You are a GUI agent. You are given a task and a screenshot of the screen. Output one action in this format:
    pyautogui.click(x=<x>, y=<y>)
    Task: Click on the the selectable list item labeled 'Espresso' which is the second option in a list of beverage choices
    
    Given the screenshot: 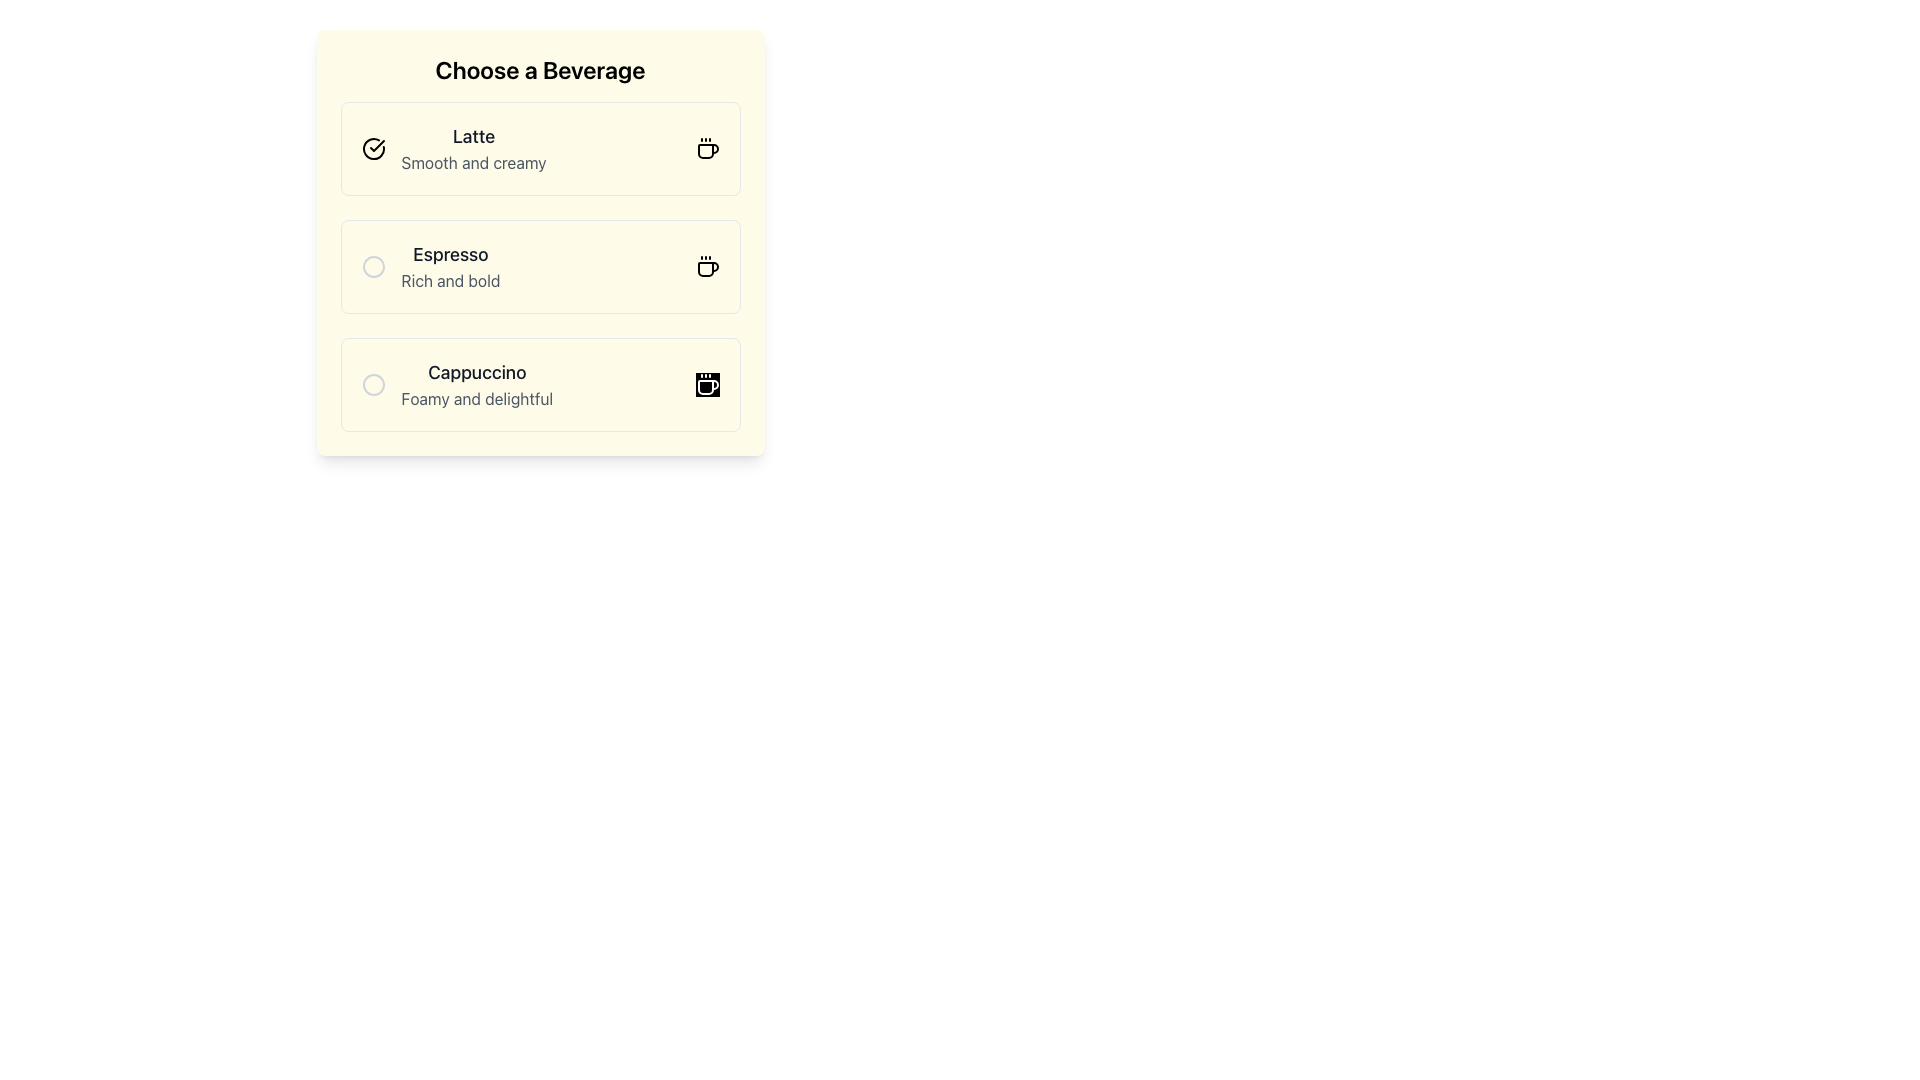 What is the action you would take?
    pyautogui.click(x=540, y=265)
    